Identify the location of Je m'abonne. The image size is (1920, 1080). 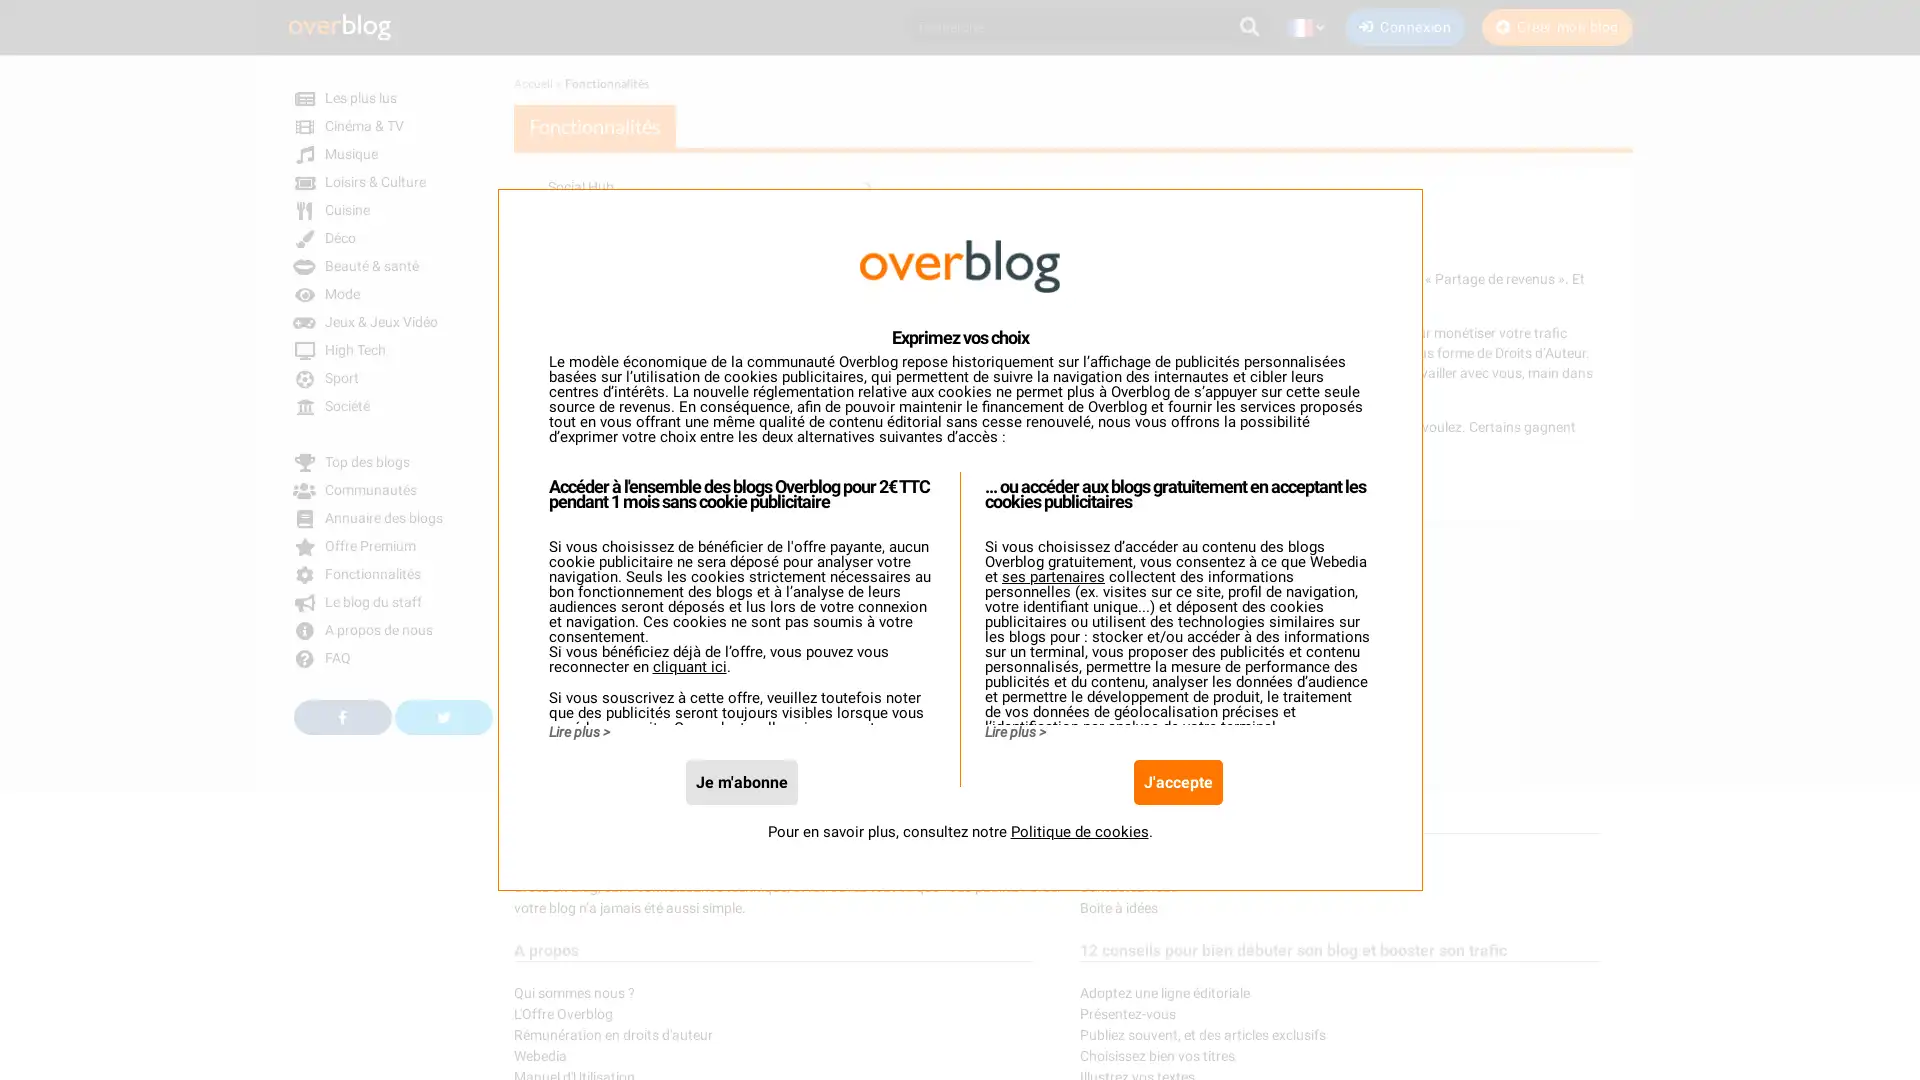
(739, 780).